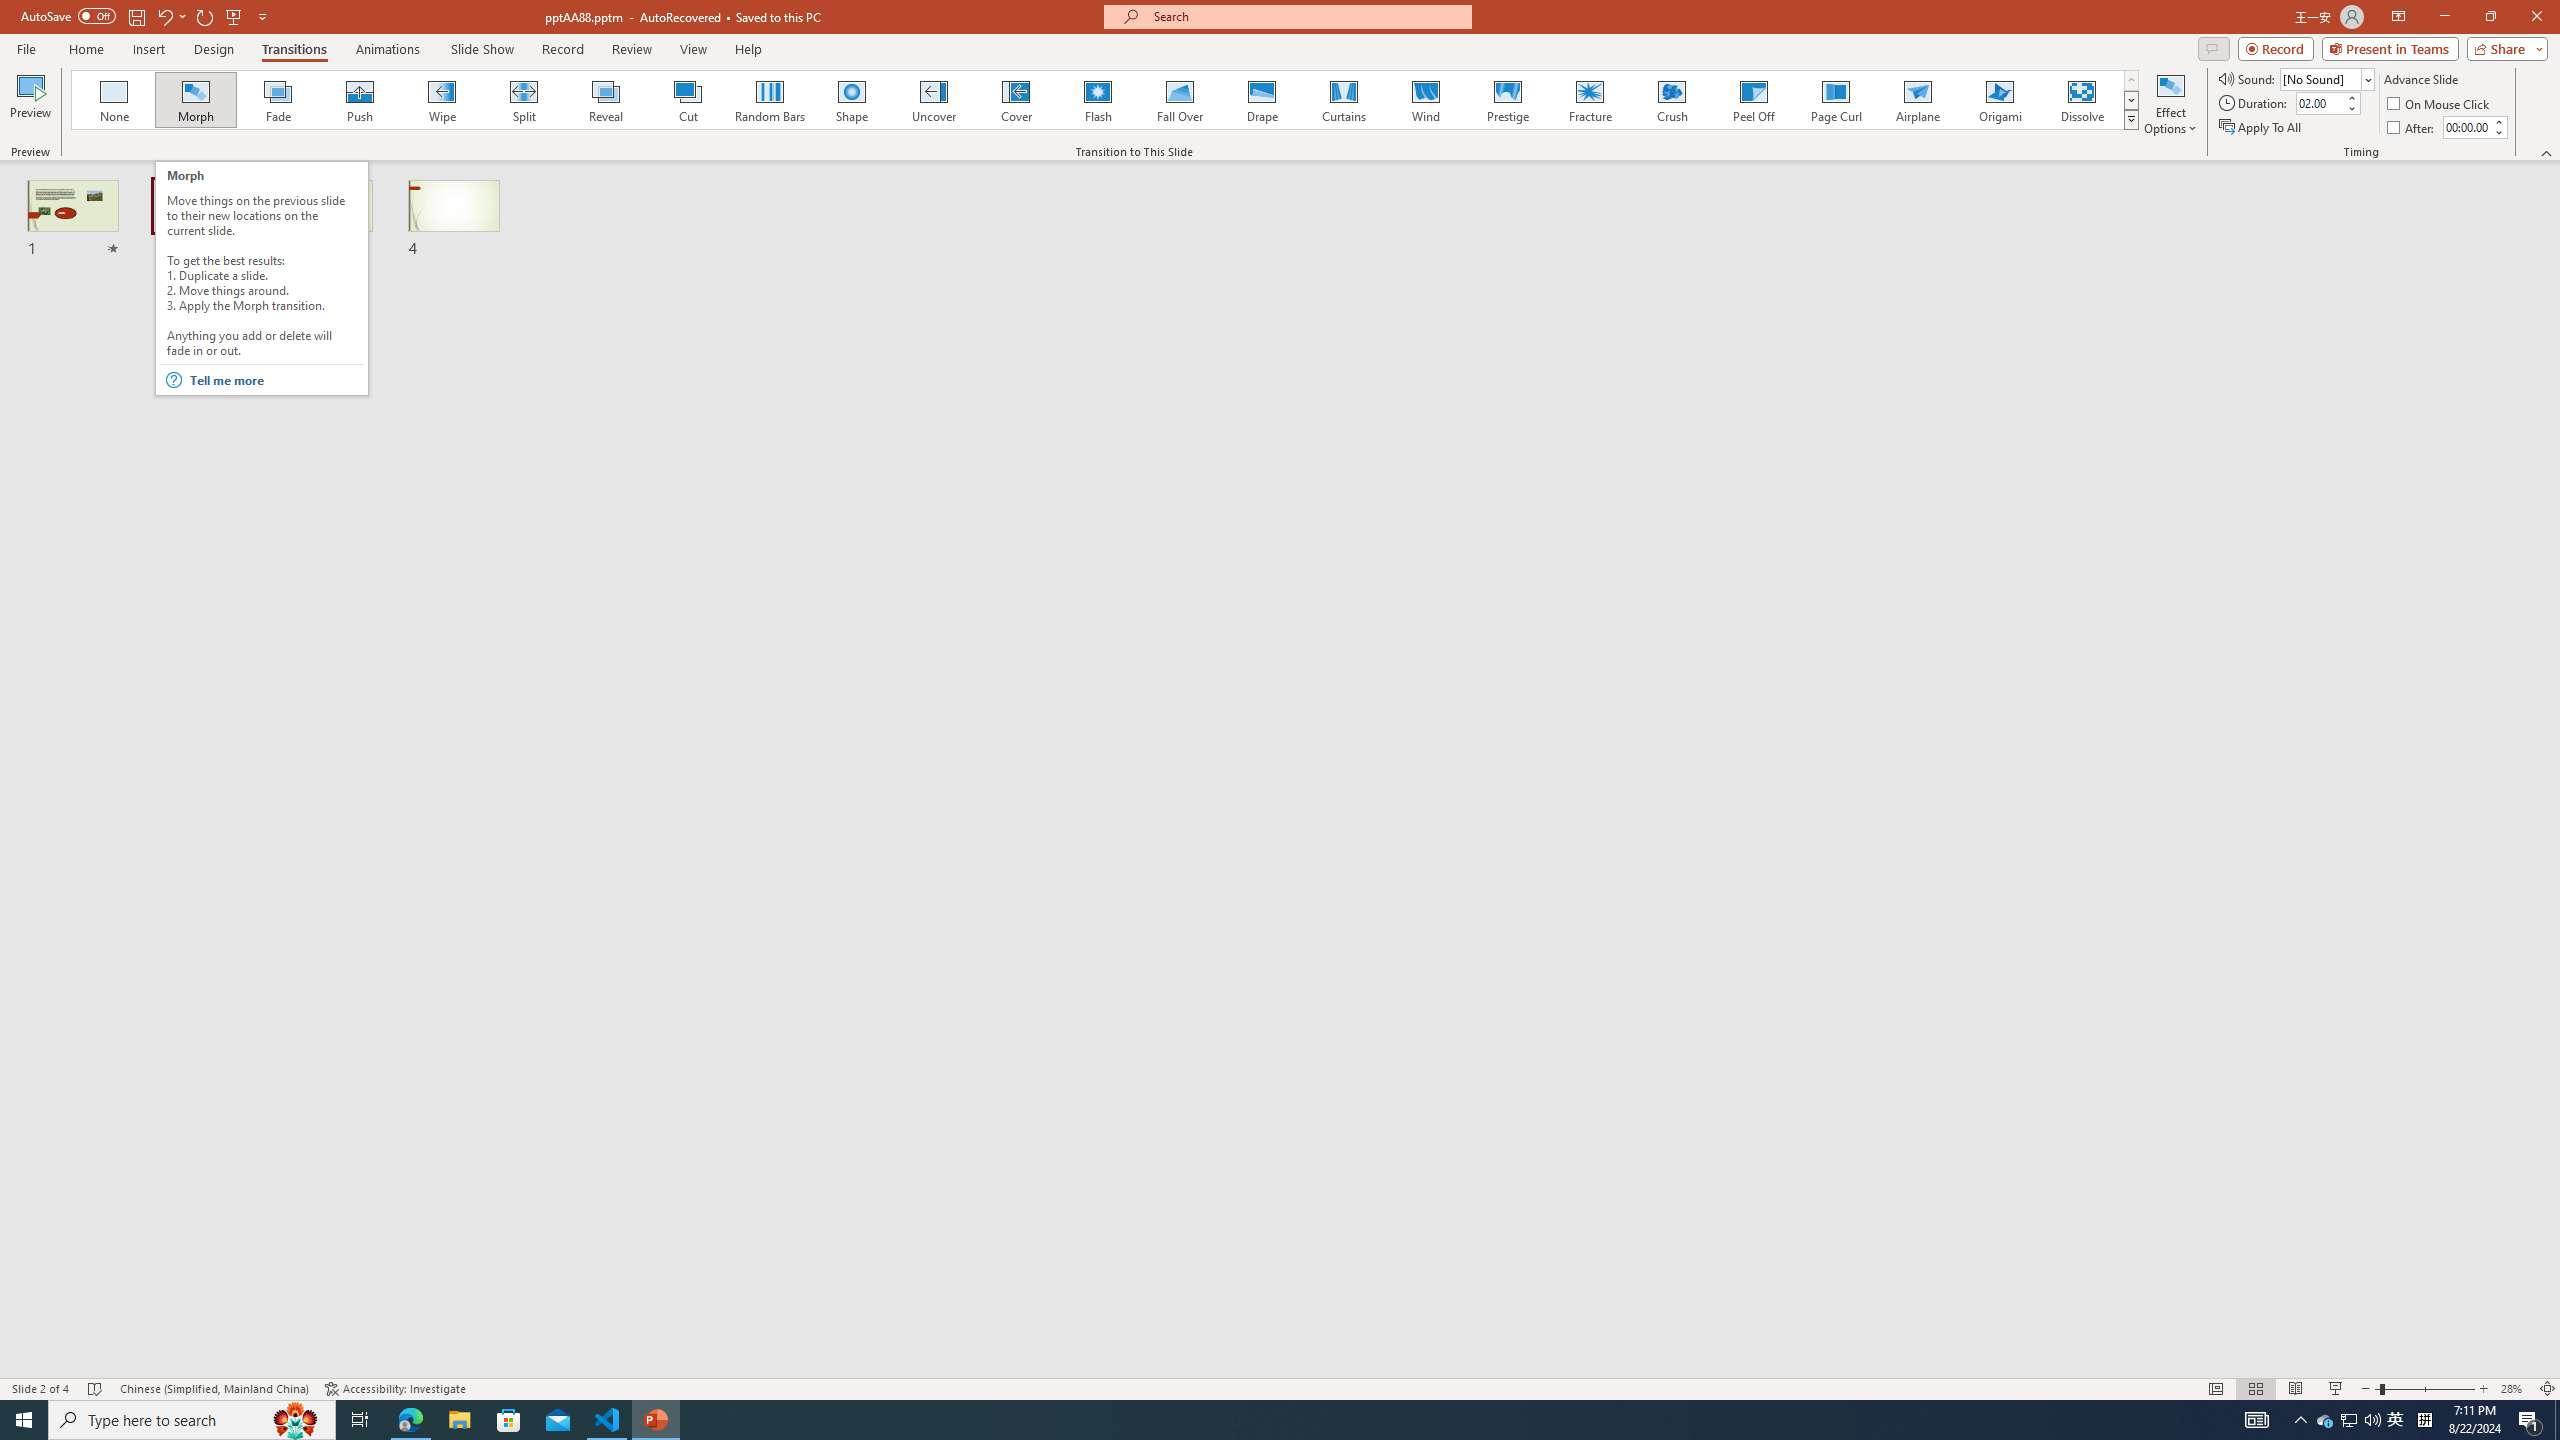 The image size is (2560, 1440). What do you see at coordinates (1589, 99) in the screenshot?
I see `'Fracture'` at bounding box center [1589, 99].